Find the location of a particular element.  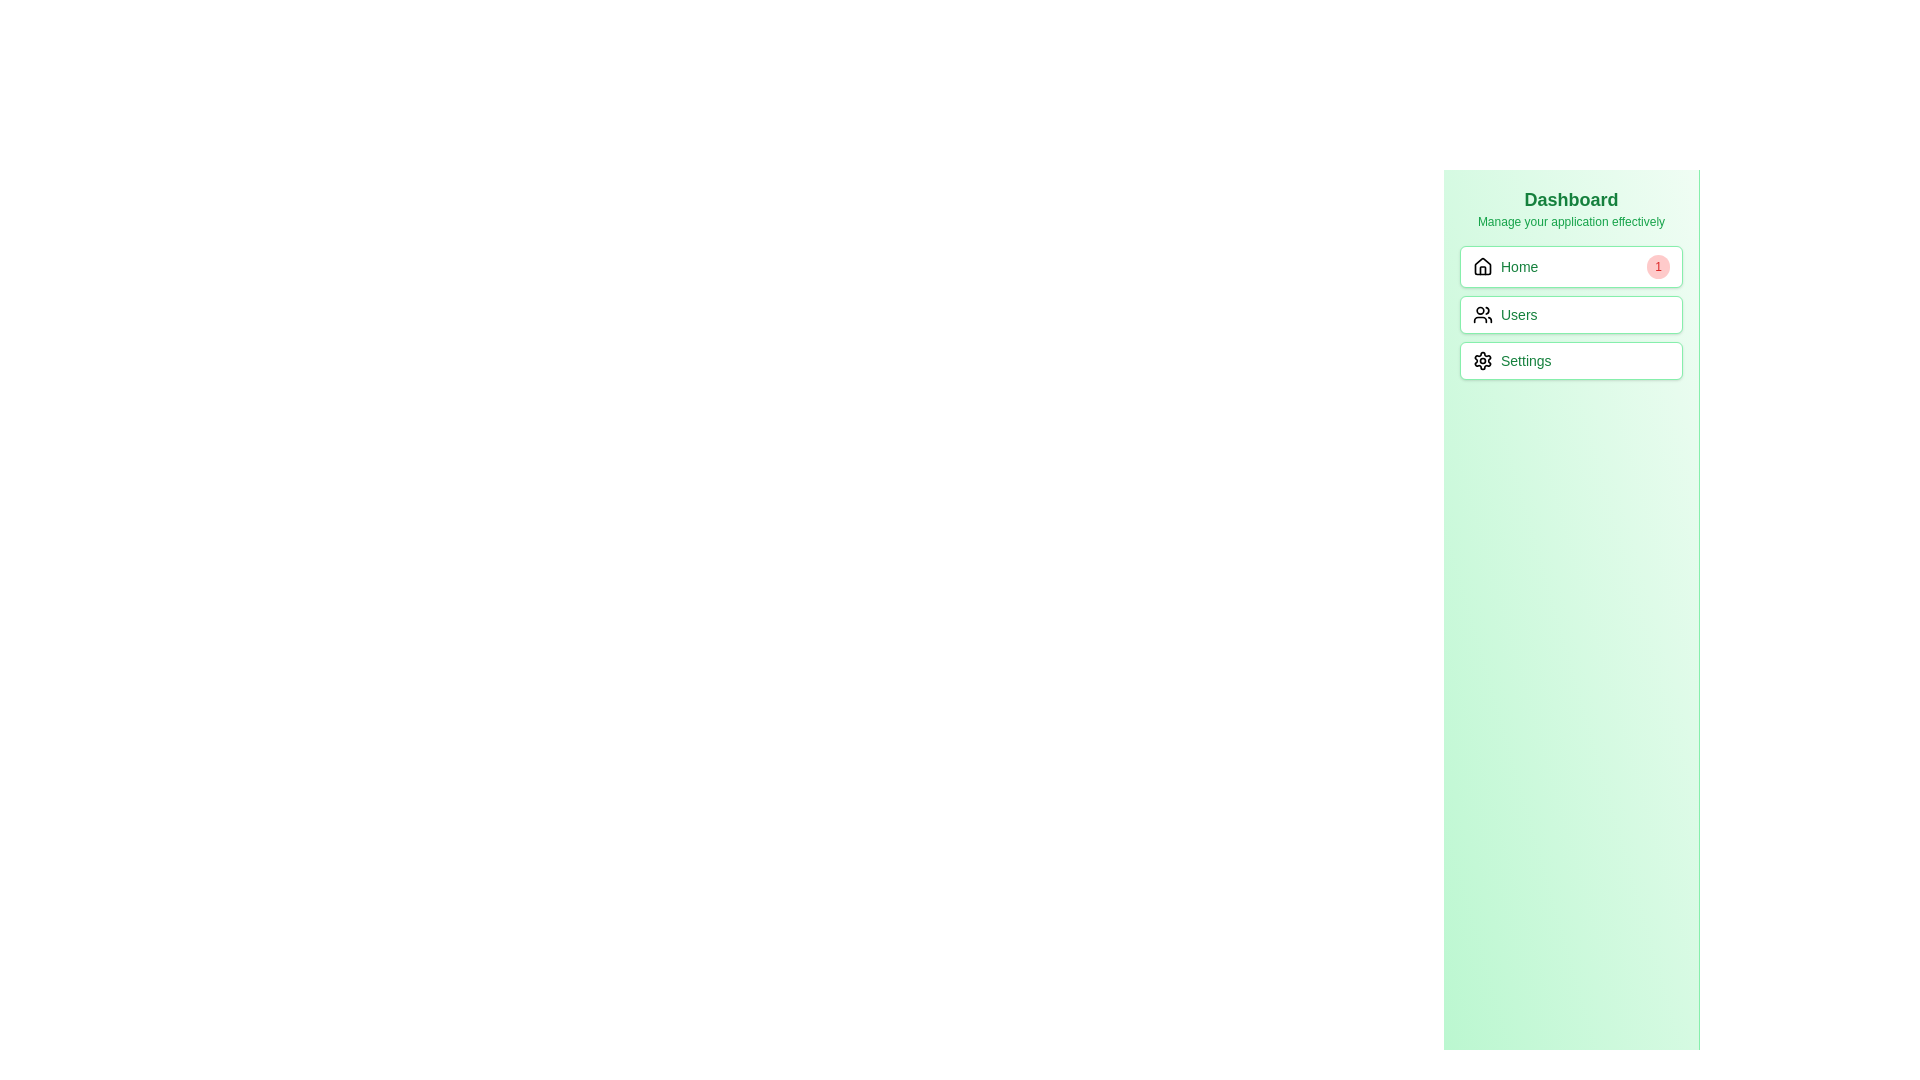

the 'Users' button which contains an icon of multiple users arranged side-by-side, located in the vertical navigation menu is located at coordinates (1483, 315).